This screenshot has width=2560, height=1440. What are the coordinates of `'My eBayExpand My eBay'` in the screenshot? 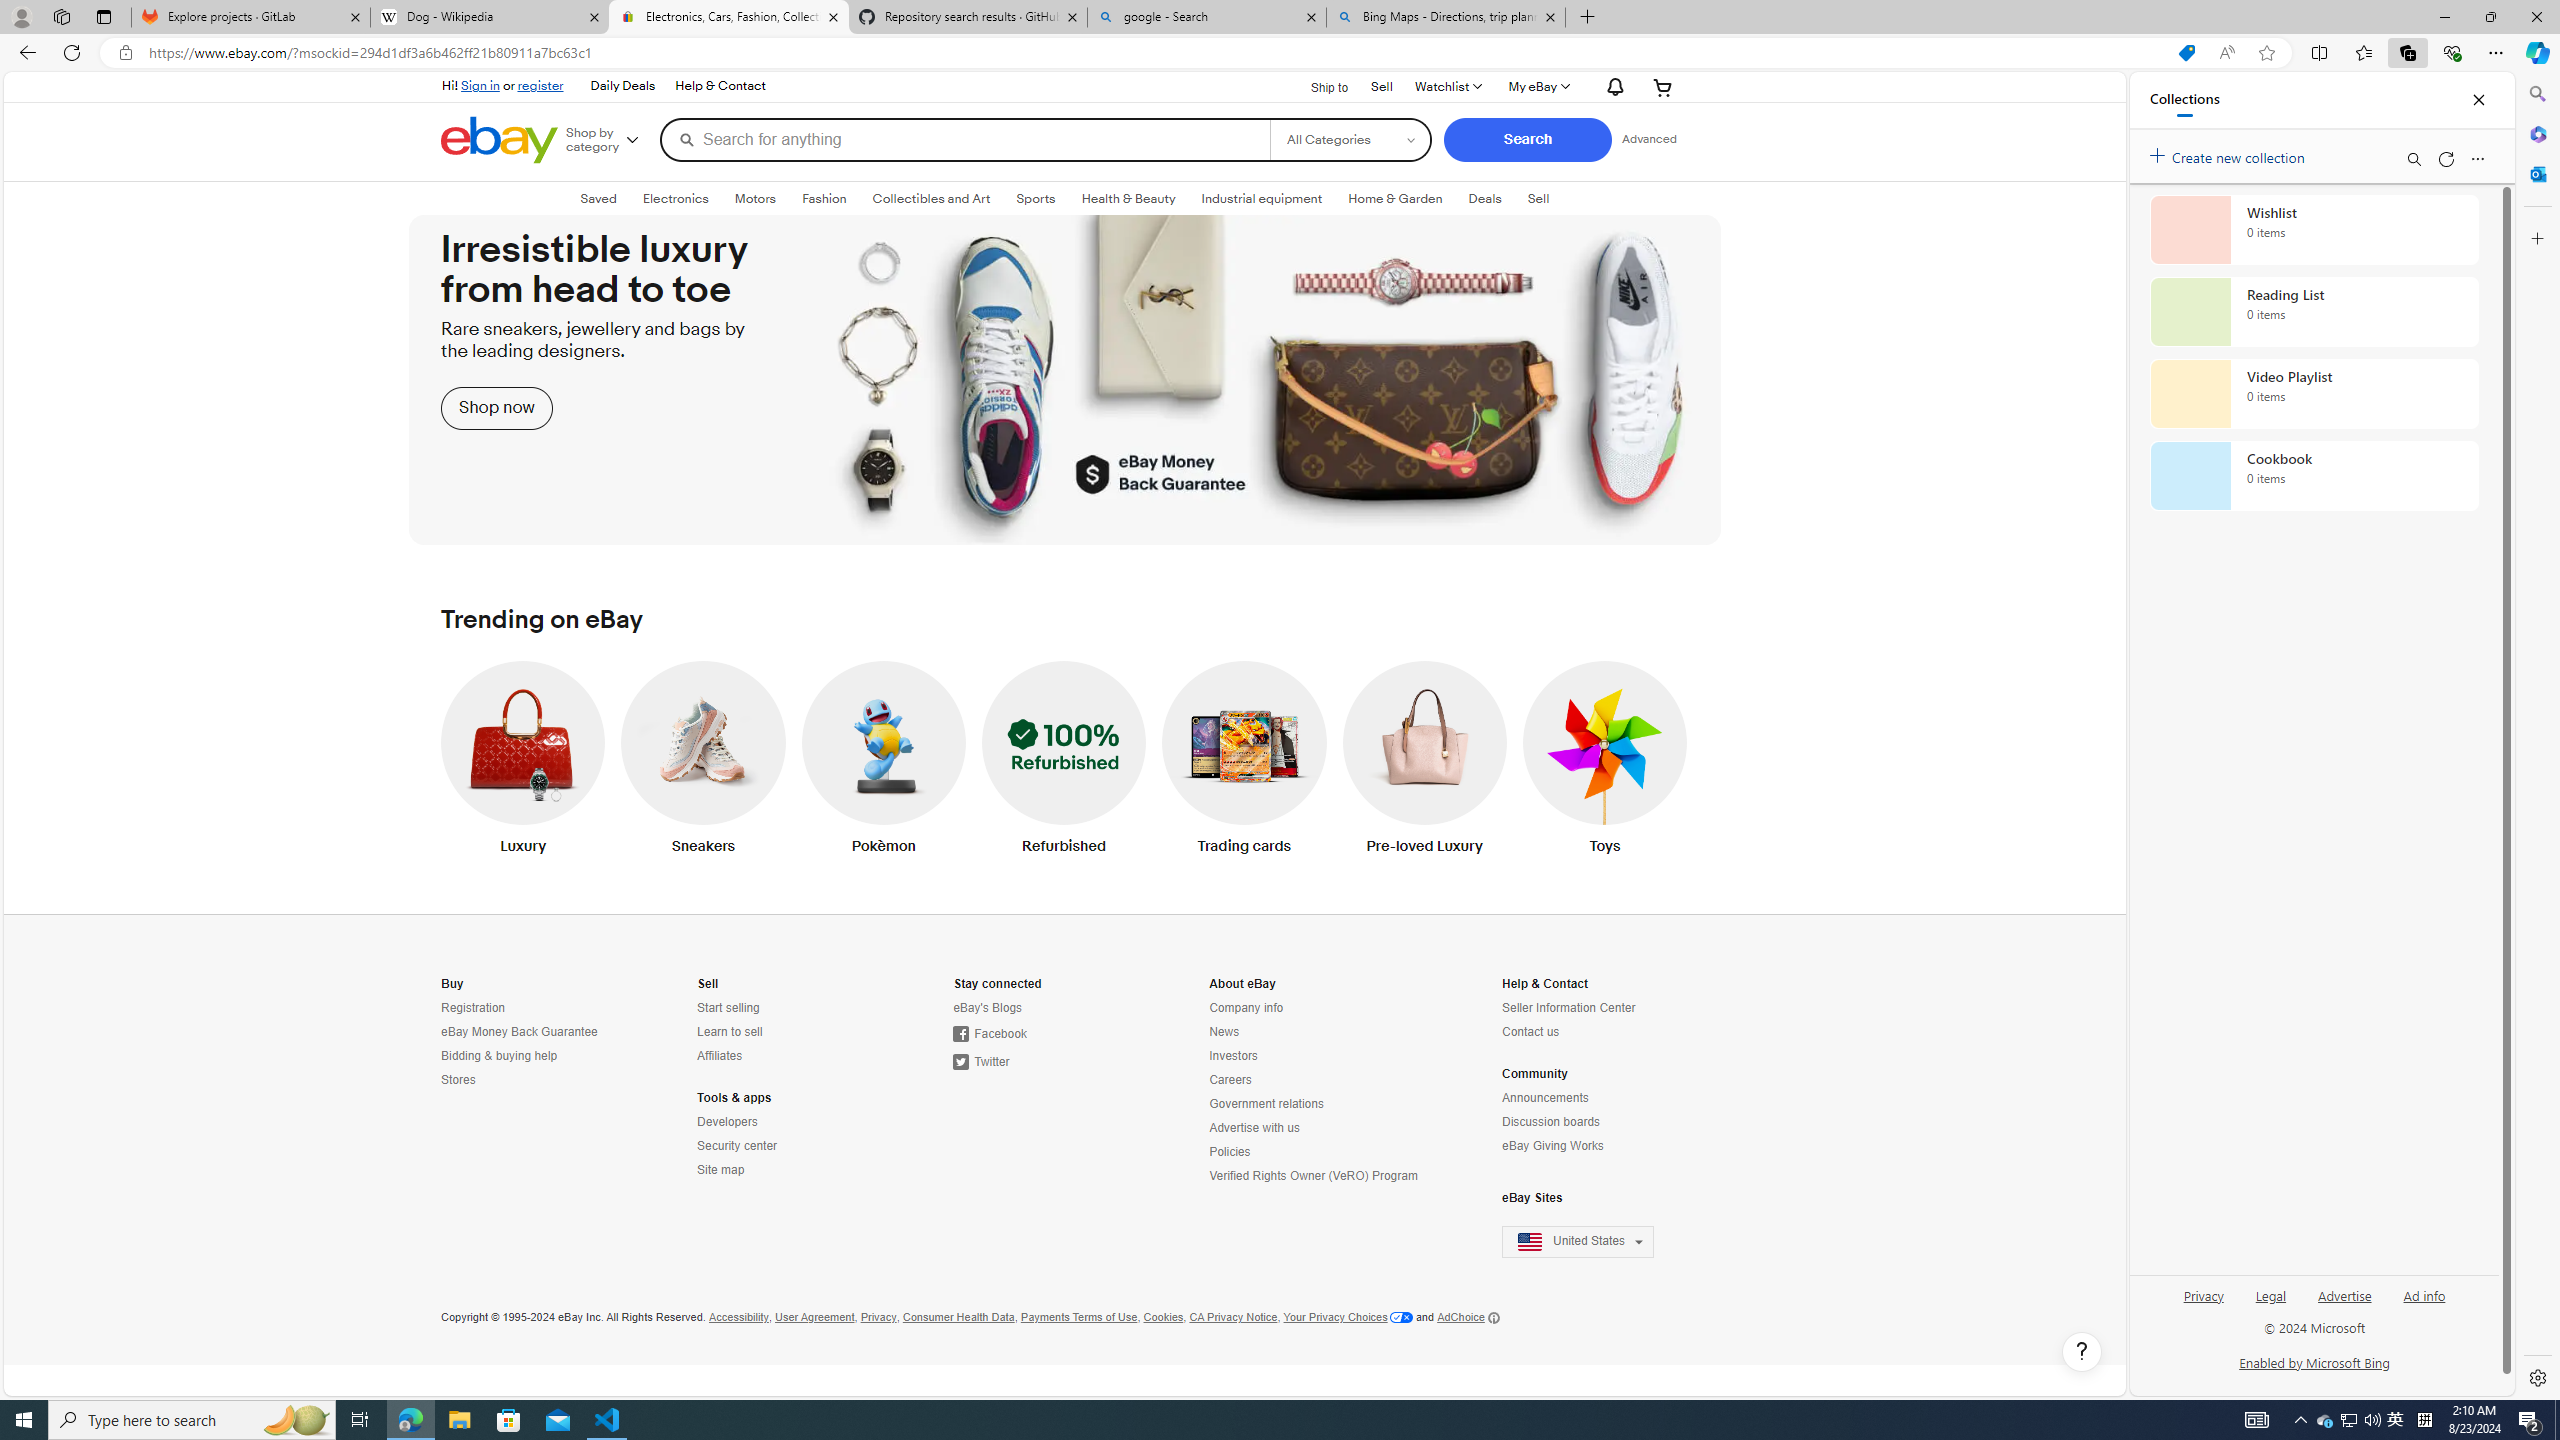 It's located at (1537, 87).